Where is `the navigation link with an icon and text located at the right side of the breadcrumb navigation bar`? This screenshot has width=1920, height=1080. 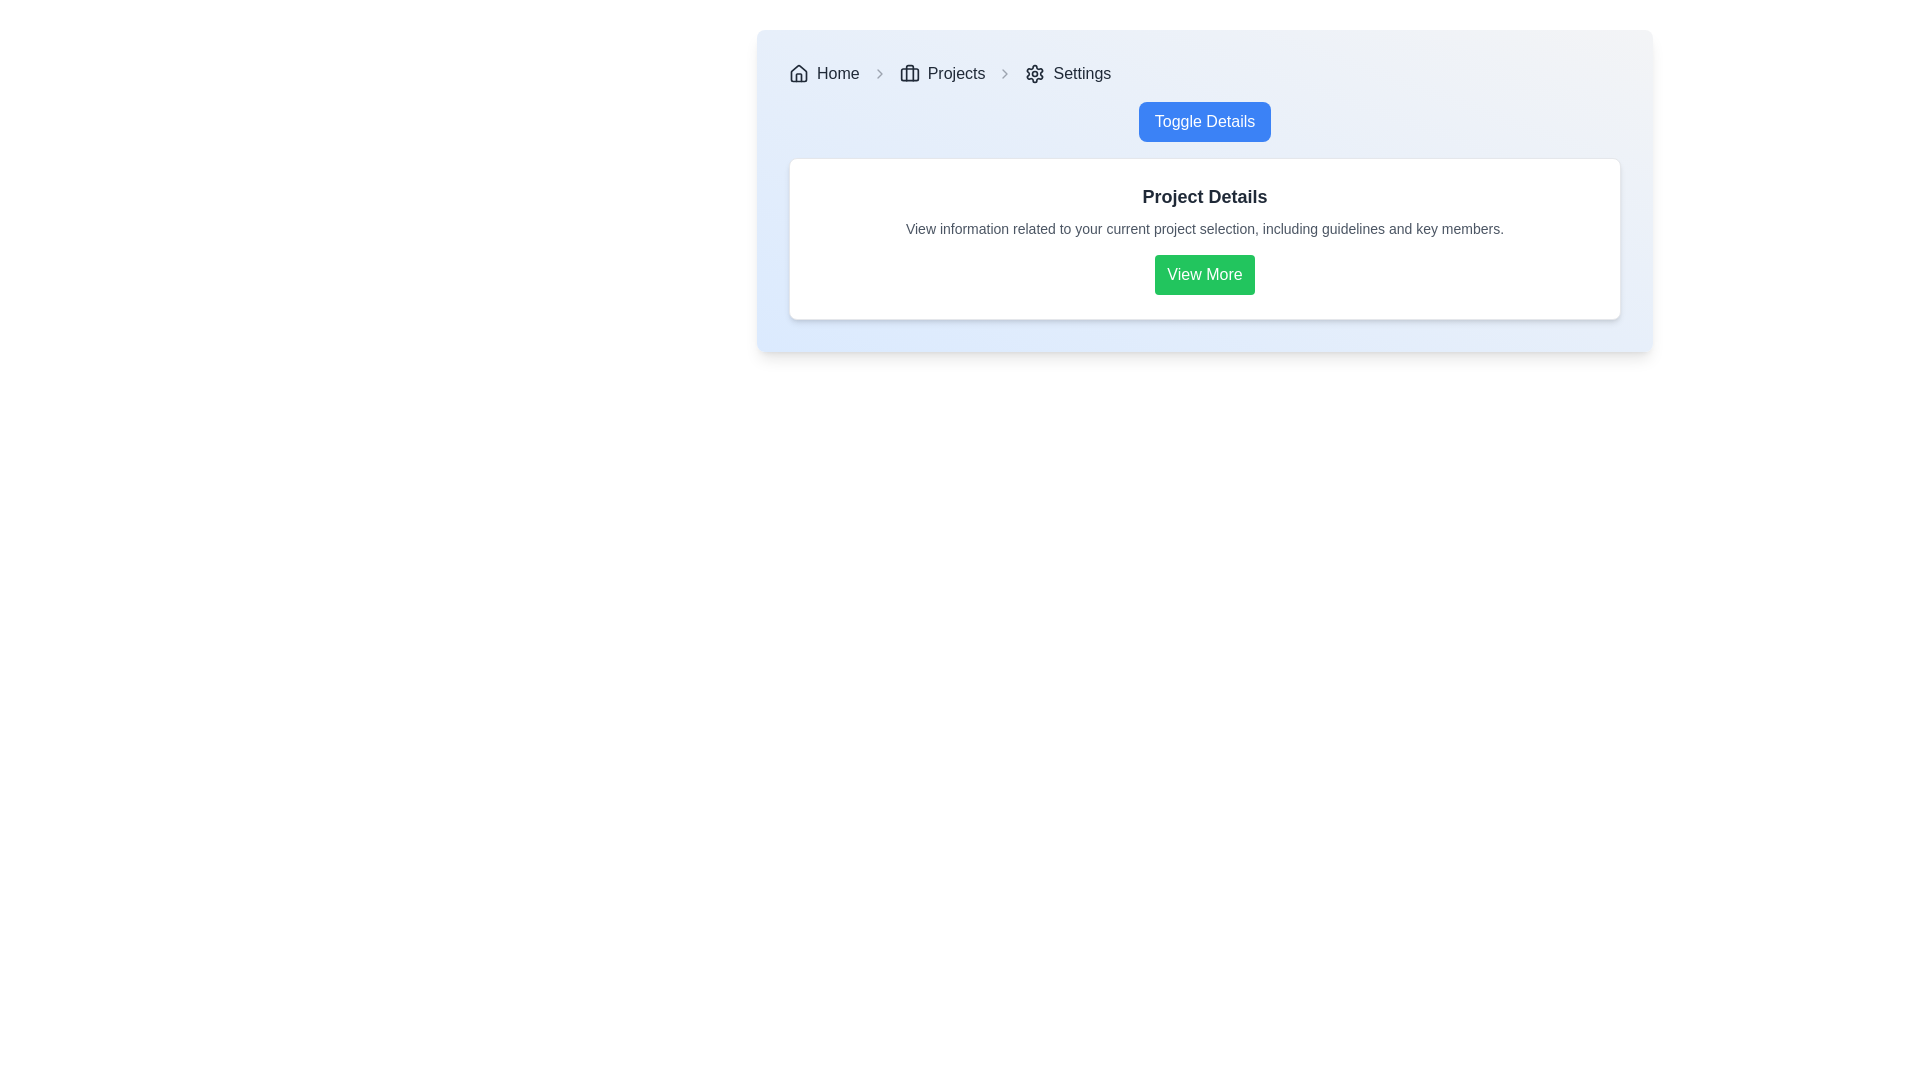
the navigation link with an icon and text located at the right side of the breadcrumb navigation bar is located at coordinates (1067, 72).